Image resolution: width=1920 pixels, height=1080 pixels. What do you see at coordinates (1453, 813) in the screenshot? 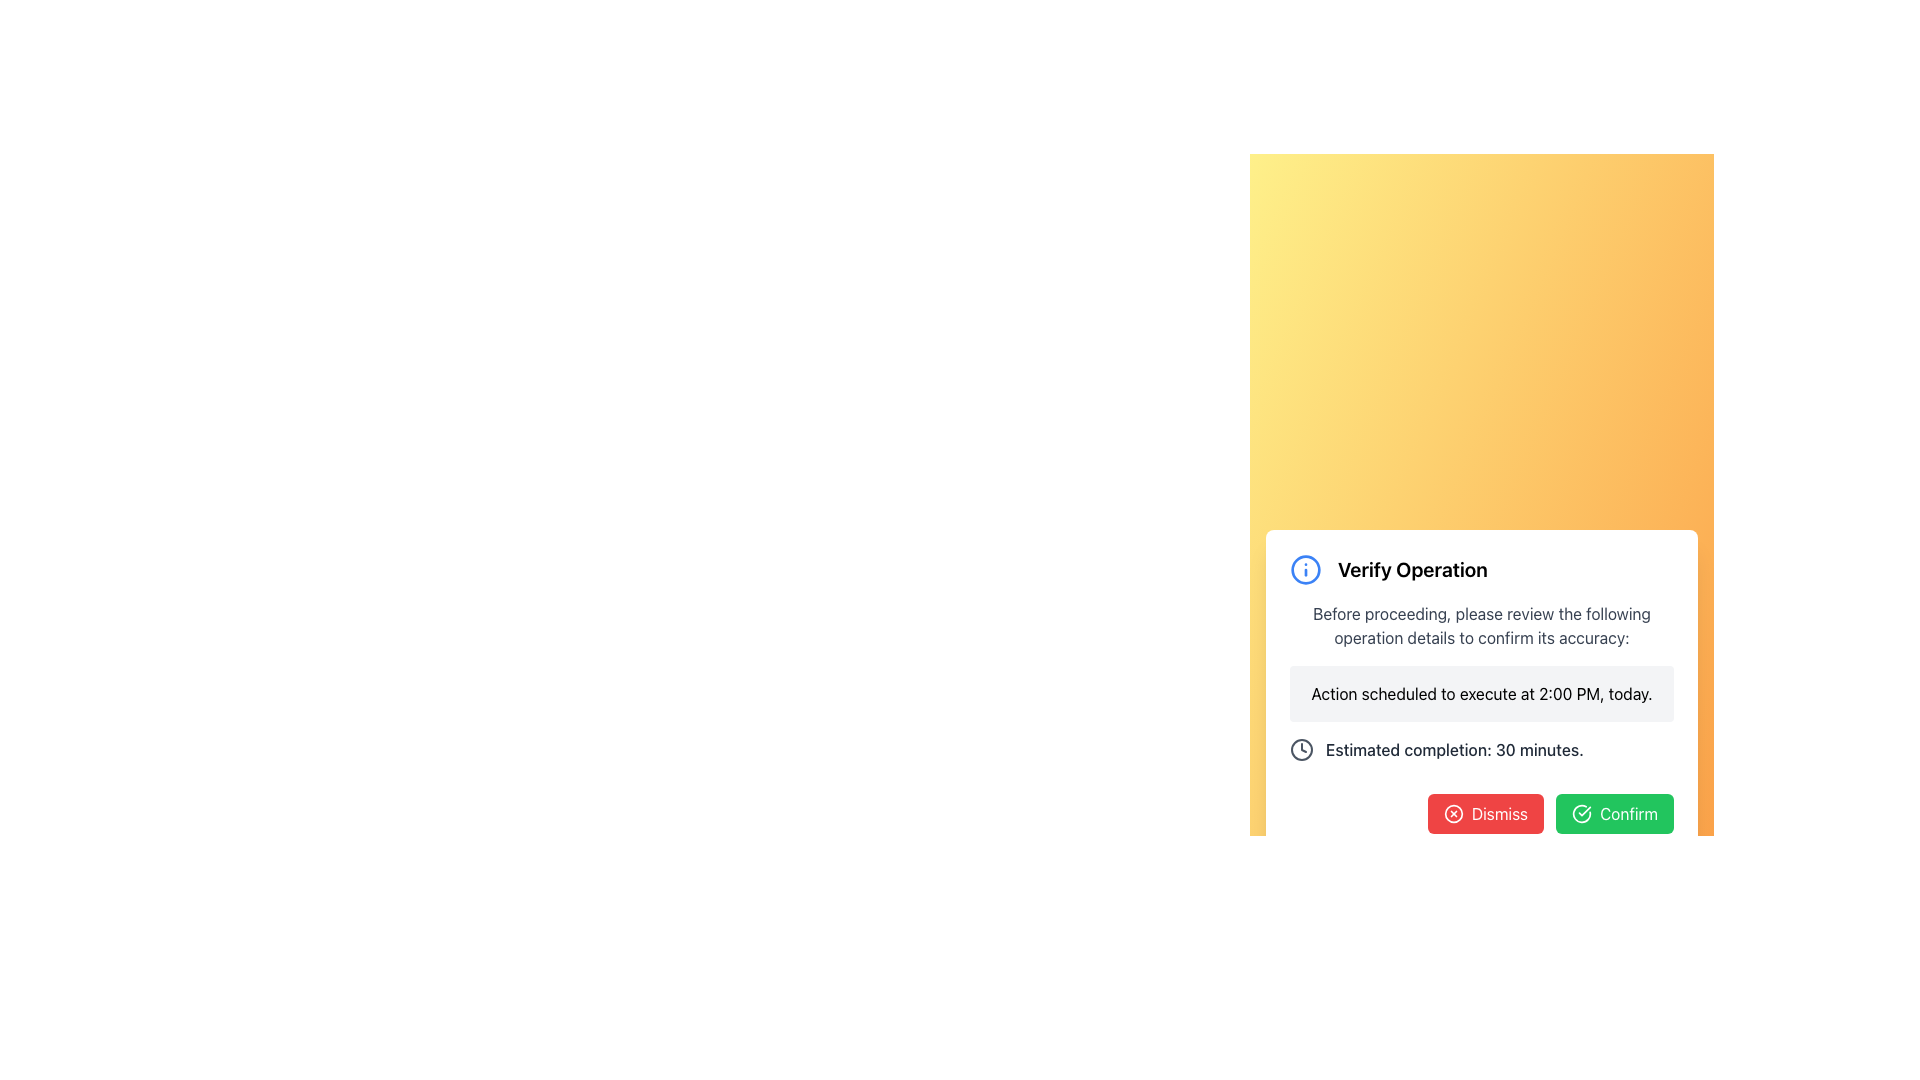
I see `the decorative Circle graphic located to the left of the 'Dismiss' button in the footer section below a confirmation message` at bounding box center [1453, 813].